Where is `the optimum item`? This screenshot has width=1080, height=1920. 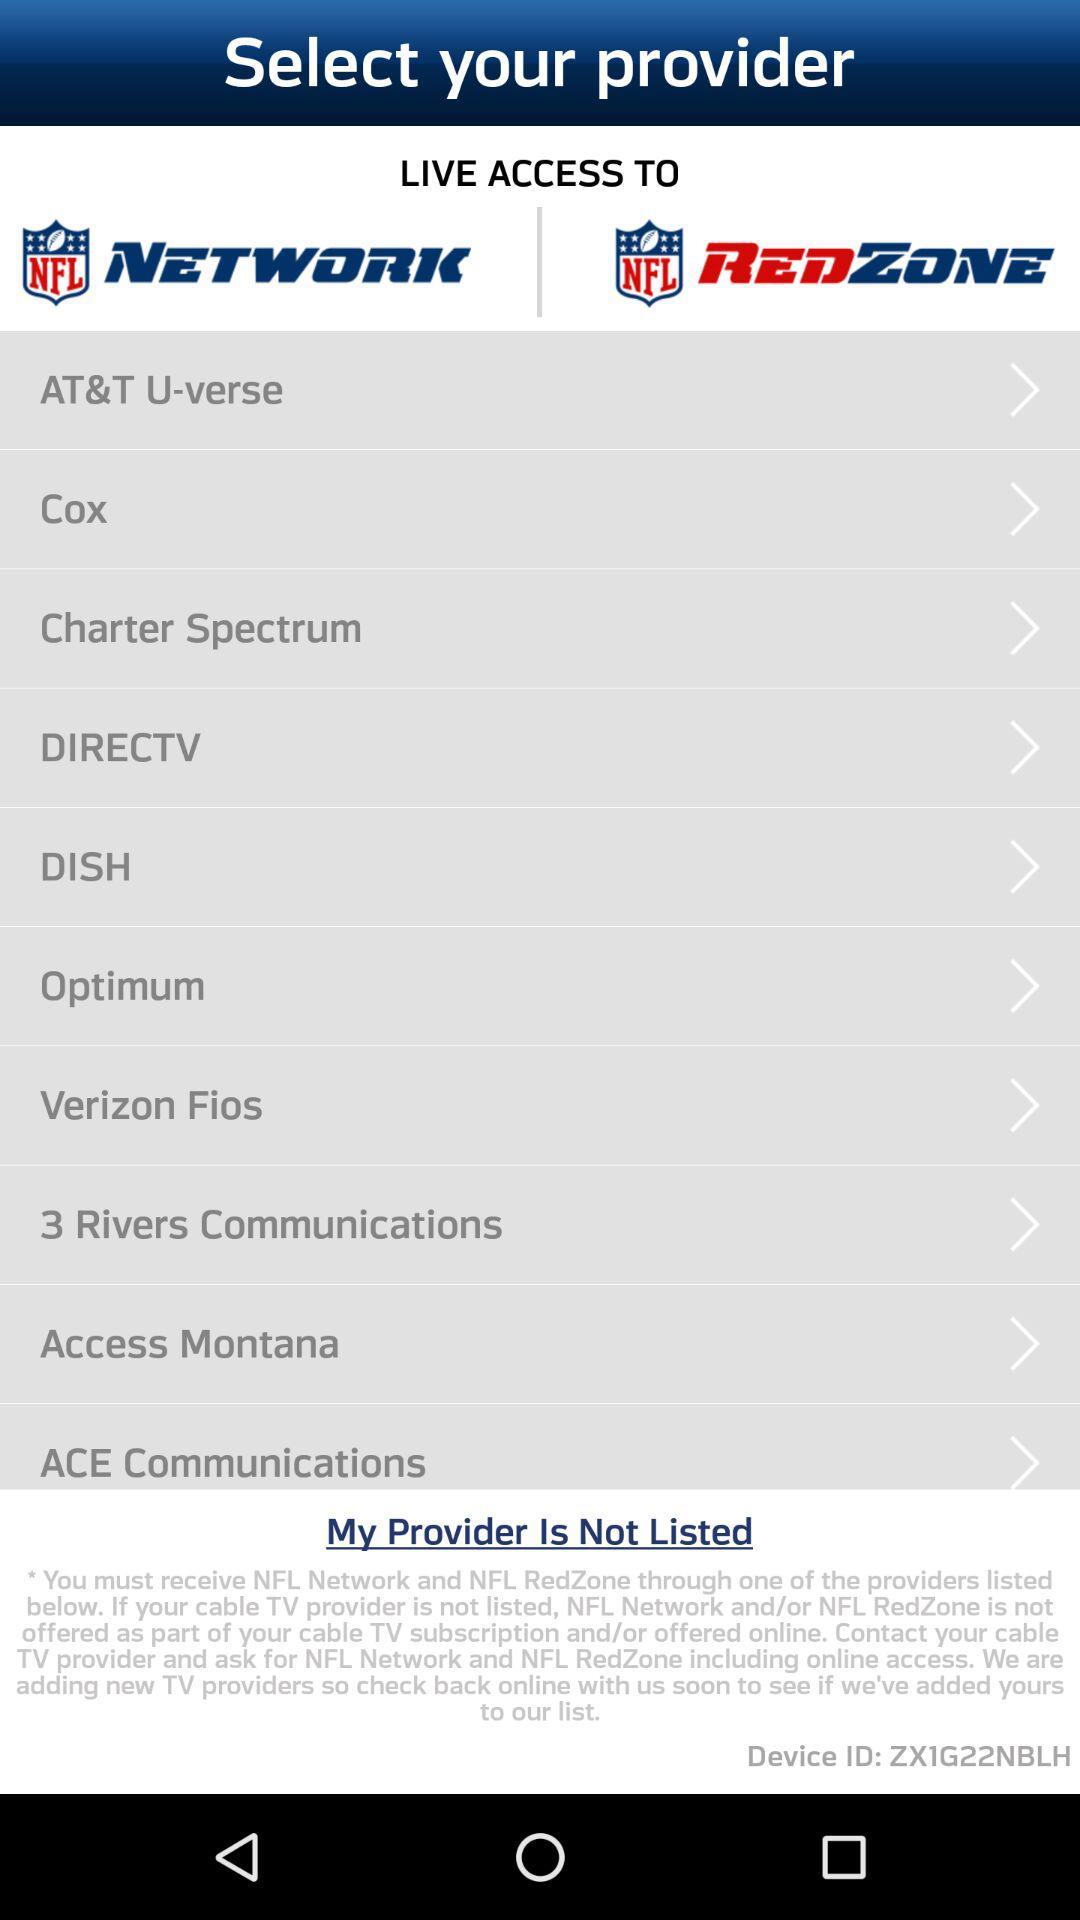
the optimum item is located at coordinates (559, 985).